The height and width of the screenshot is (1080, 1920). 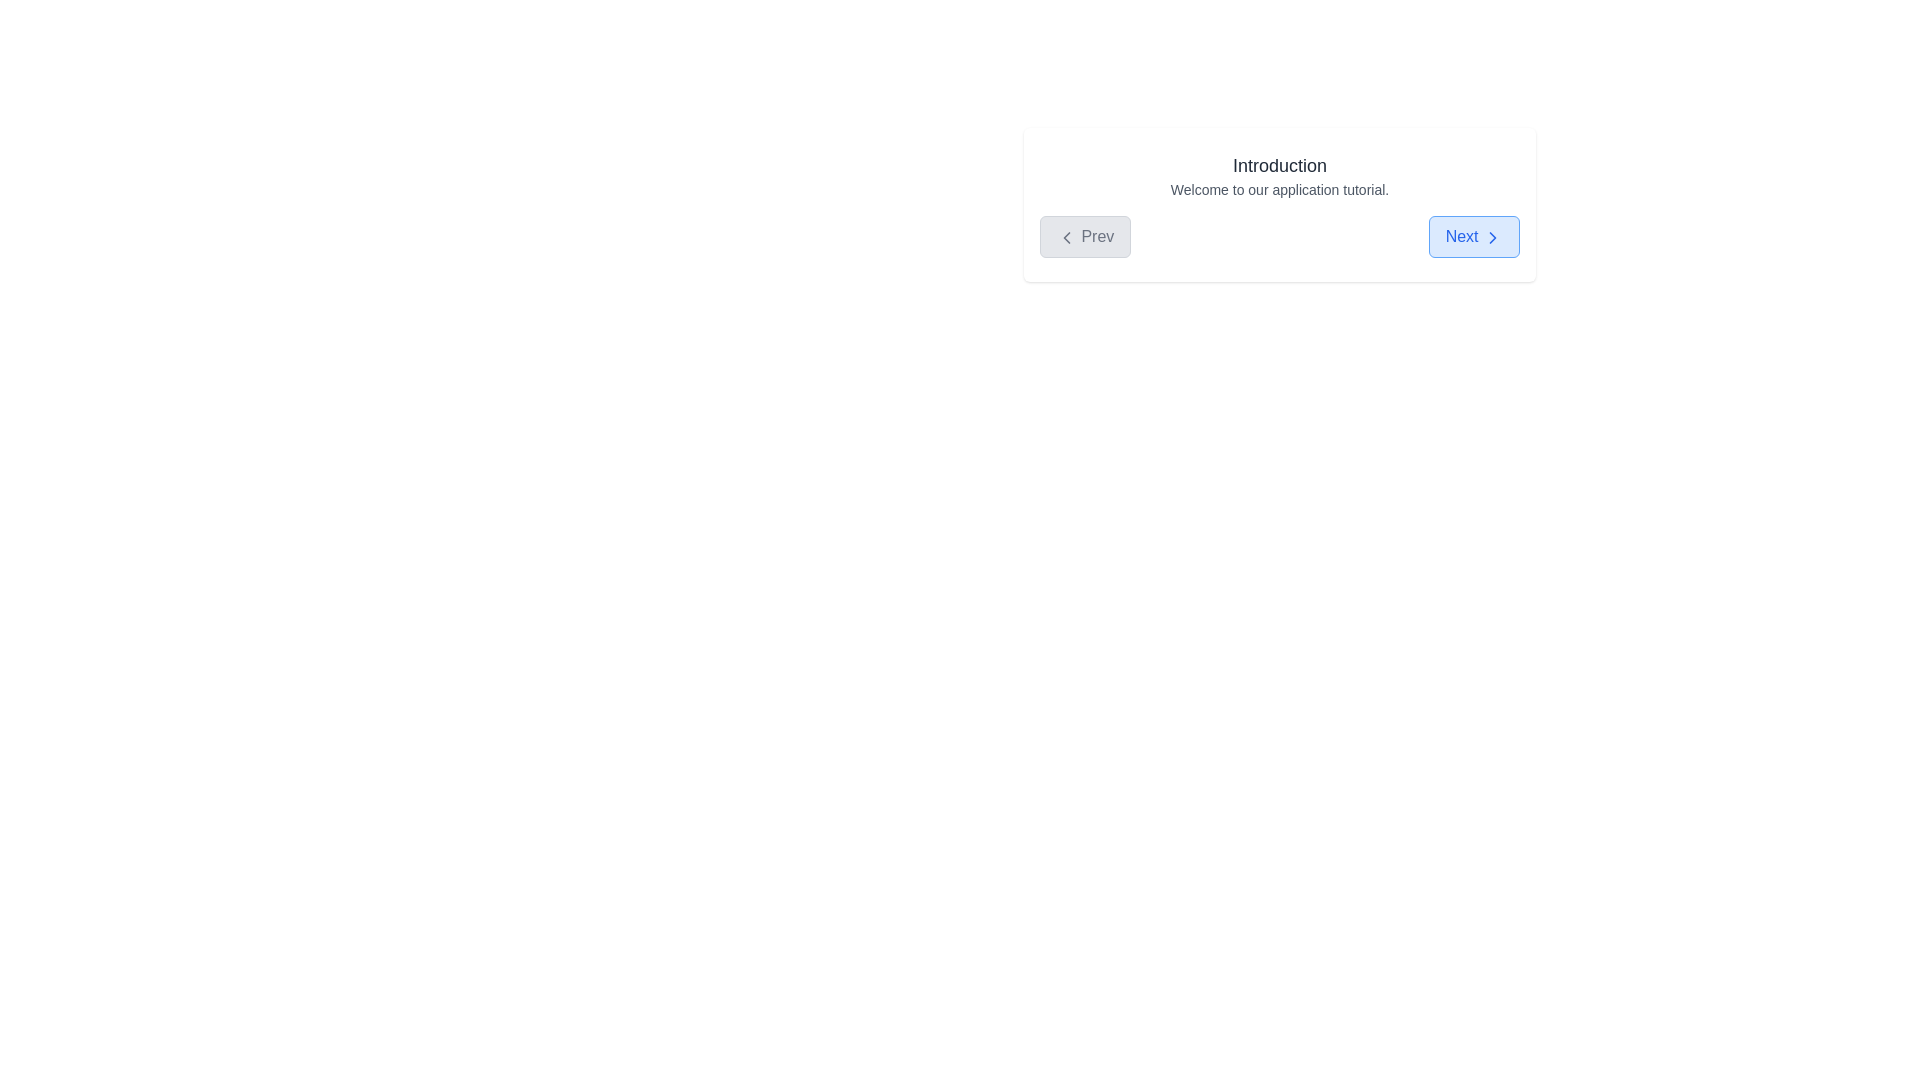 I want to click on the introductory header text block located at the center-top of the rectangular box, which is positioned above the navigation buttons labeled 'Prev' and 'Next', so click(x=1280, y=175).